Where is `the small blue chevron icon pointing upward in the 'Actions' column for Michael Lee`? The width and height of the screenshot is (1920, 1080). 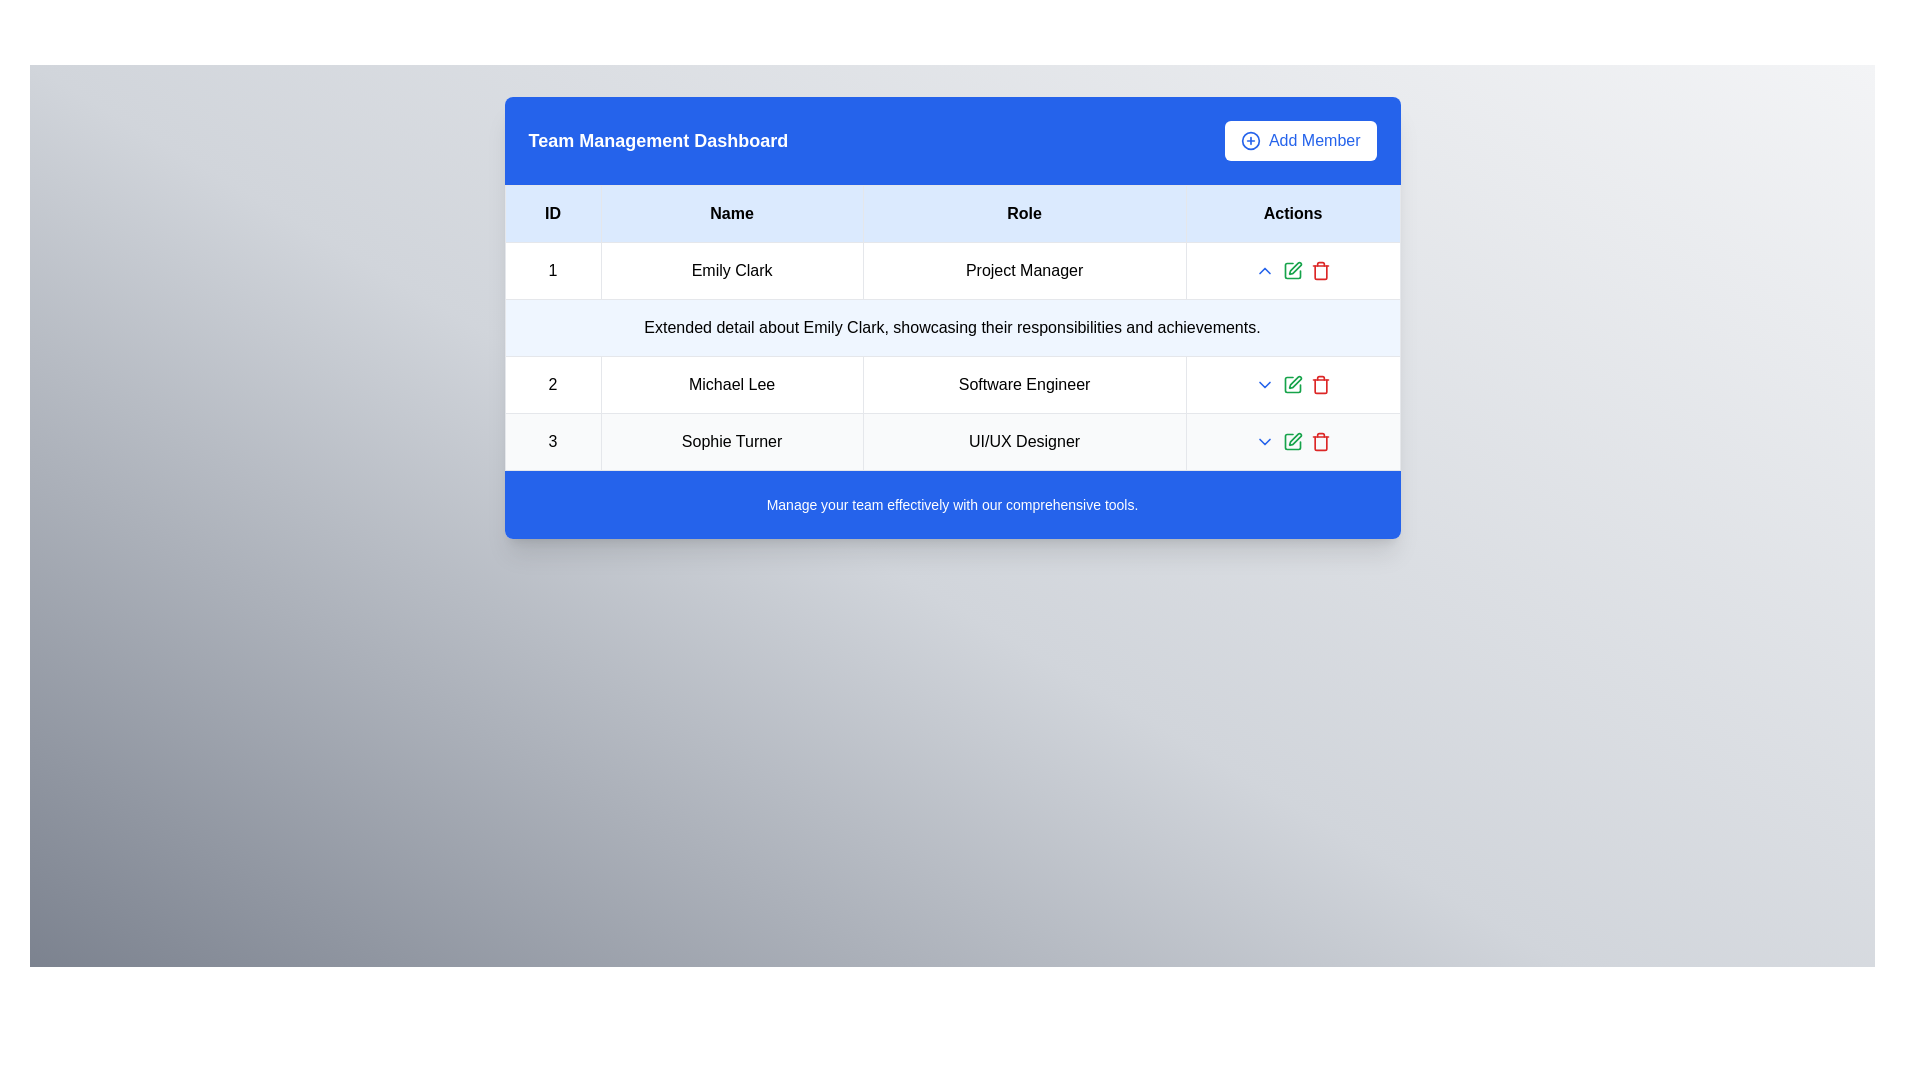 the small blue chevron icon pointing upward in the 'Actions' column for Michael Lee is located at coordinates (1264, 270).